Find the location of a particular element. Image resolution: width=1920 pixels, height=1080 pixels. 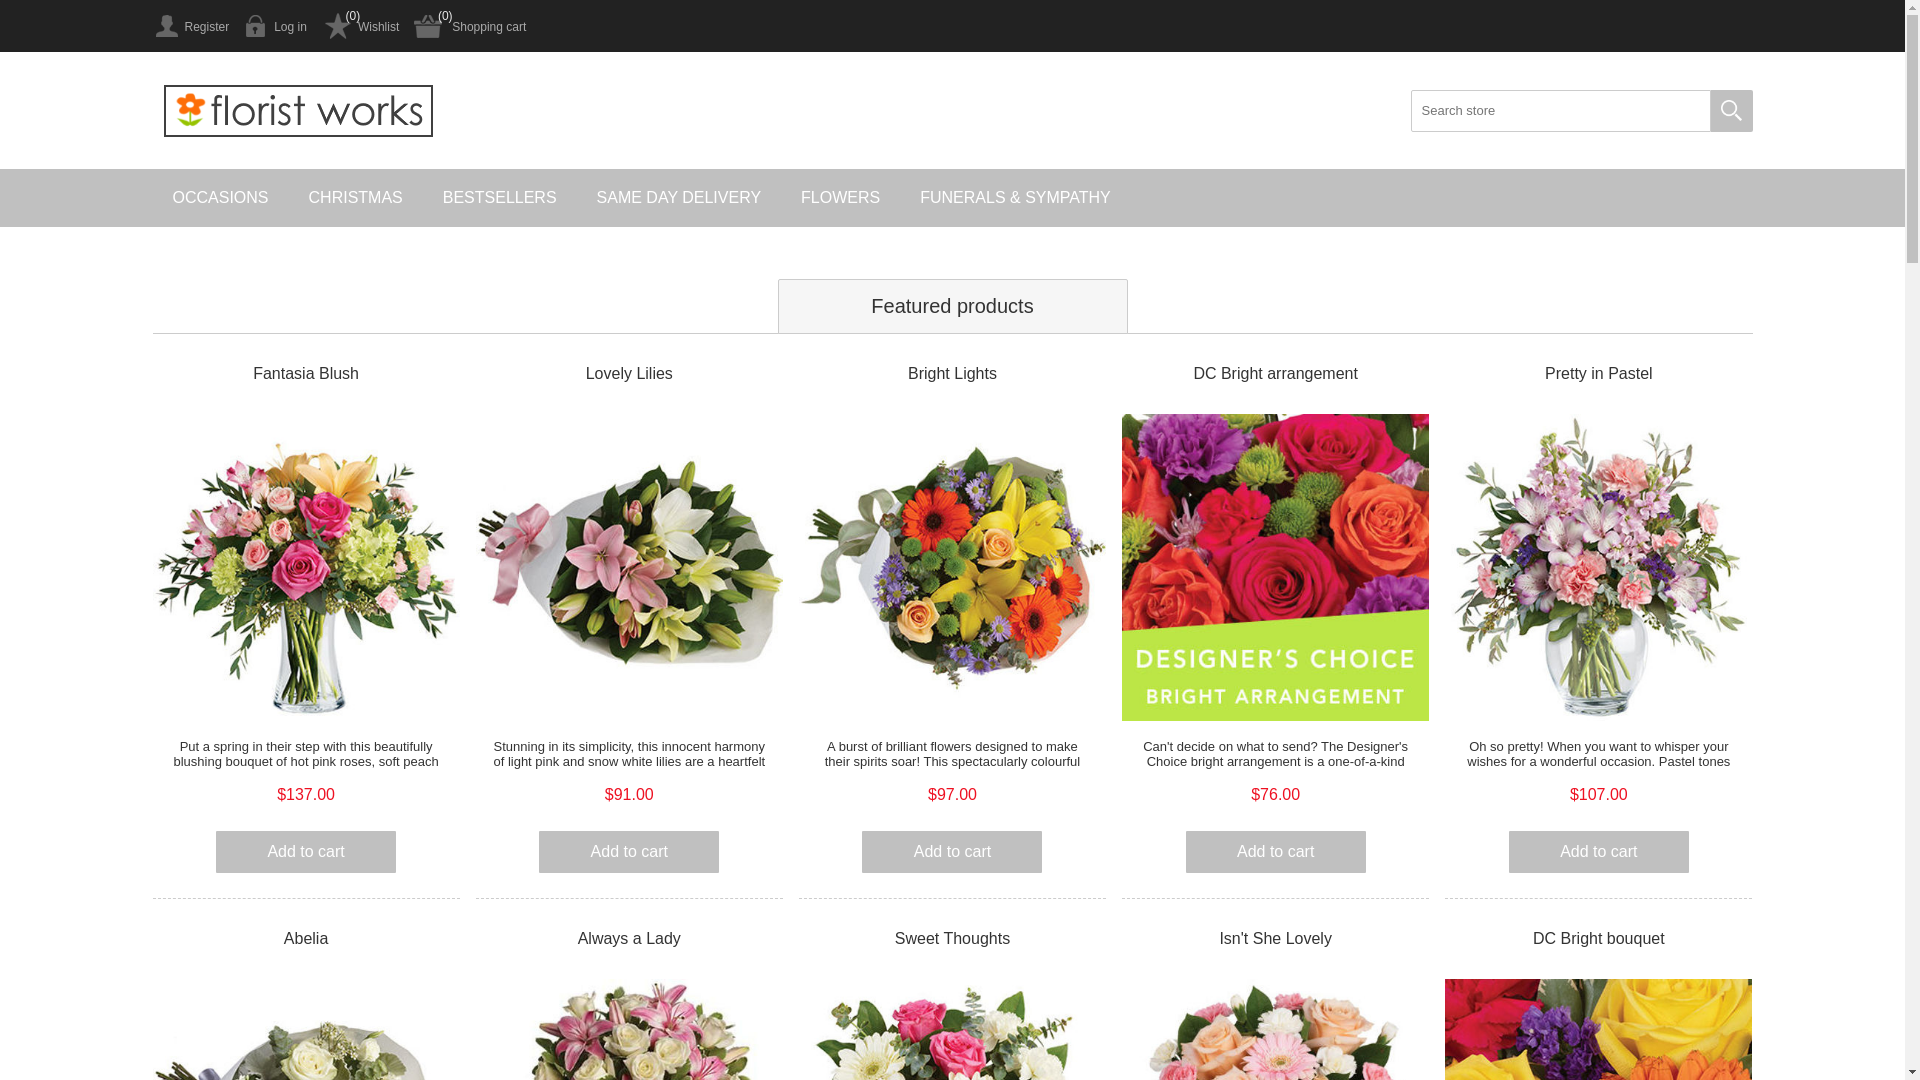

'Shopping cart' is located at coordinates (469, 26).